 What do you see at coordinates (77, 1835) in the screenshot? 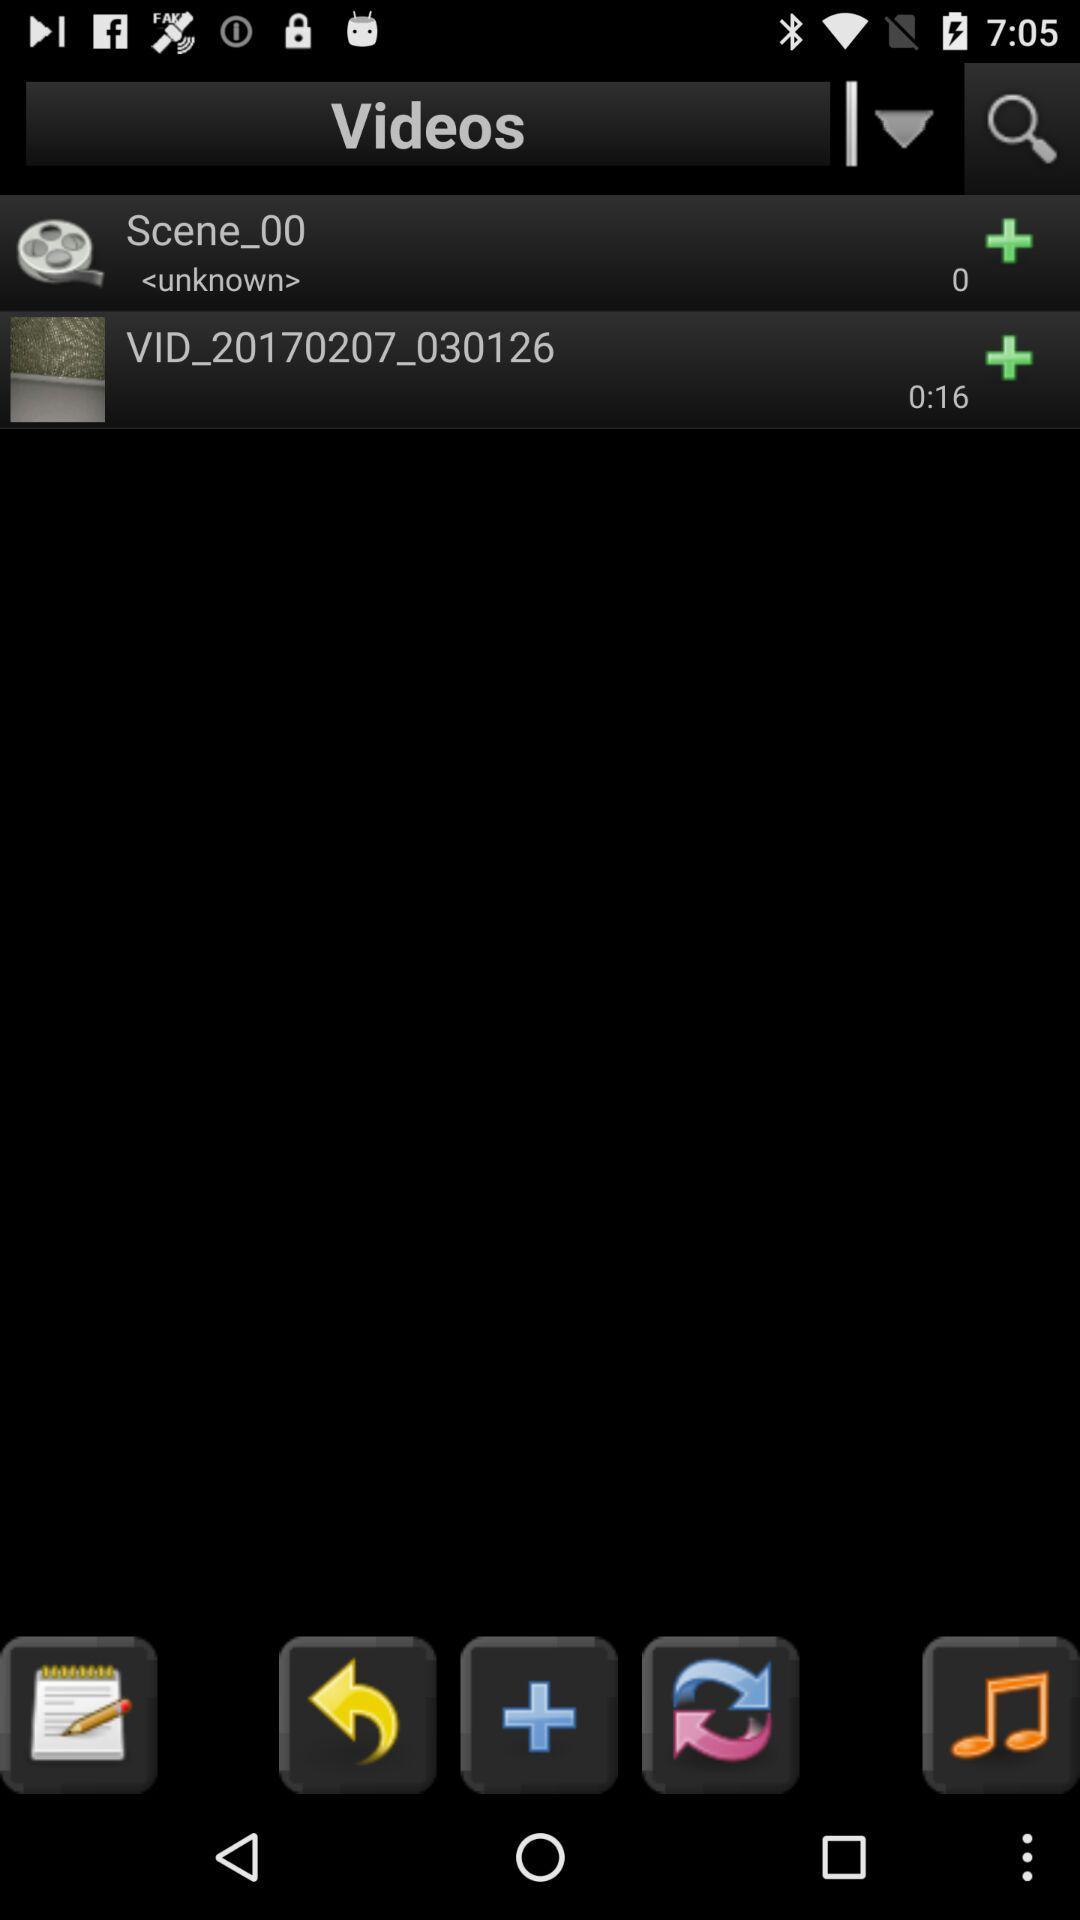
I see `the edit icon` at bounding box center [77, 1835].